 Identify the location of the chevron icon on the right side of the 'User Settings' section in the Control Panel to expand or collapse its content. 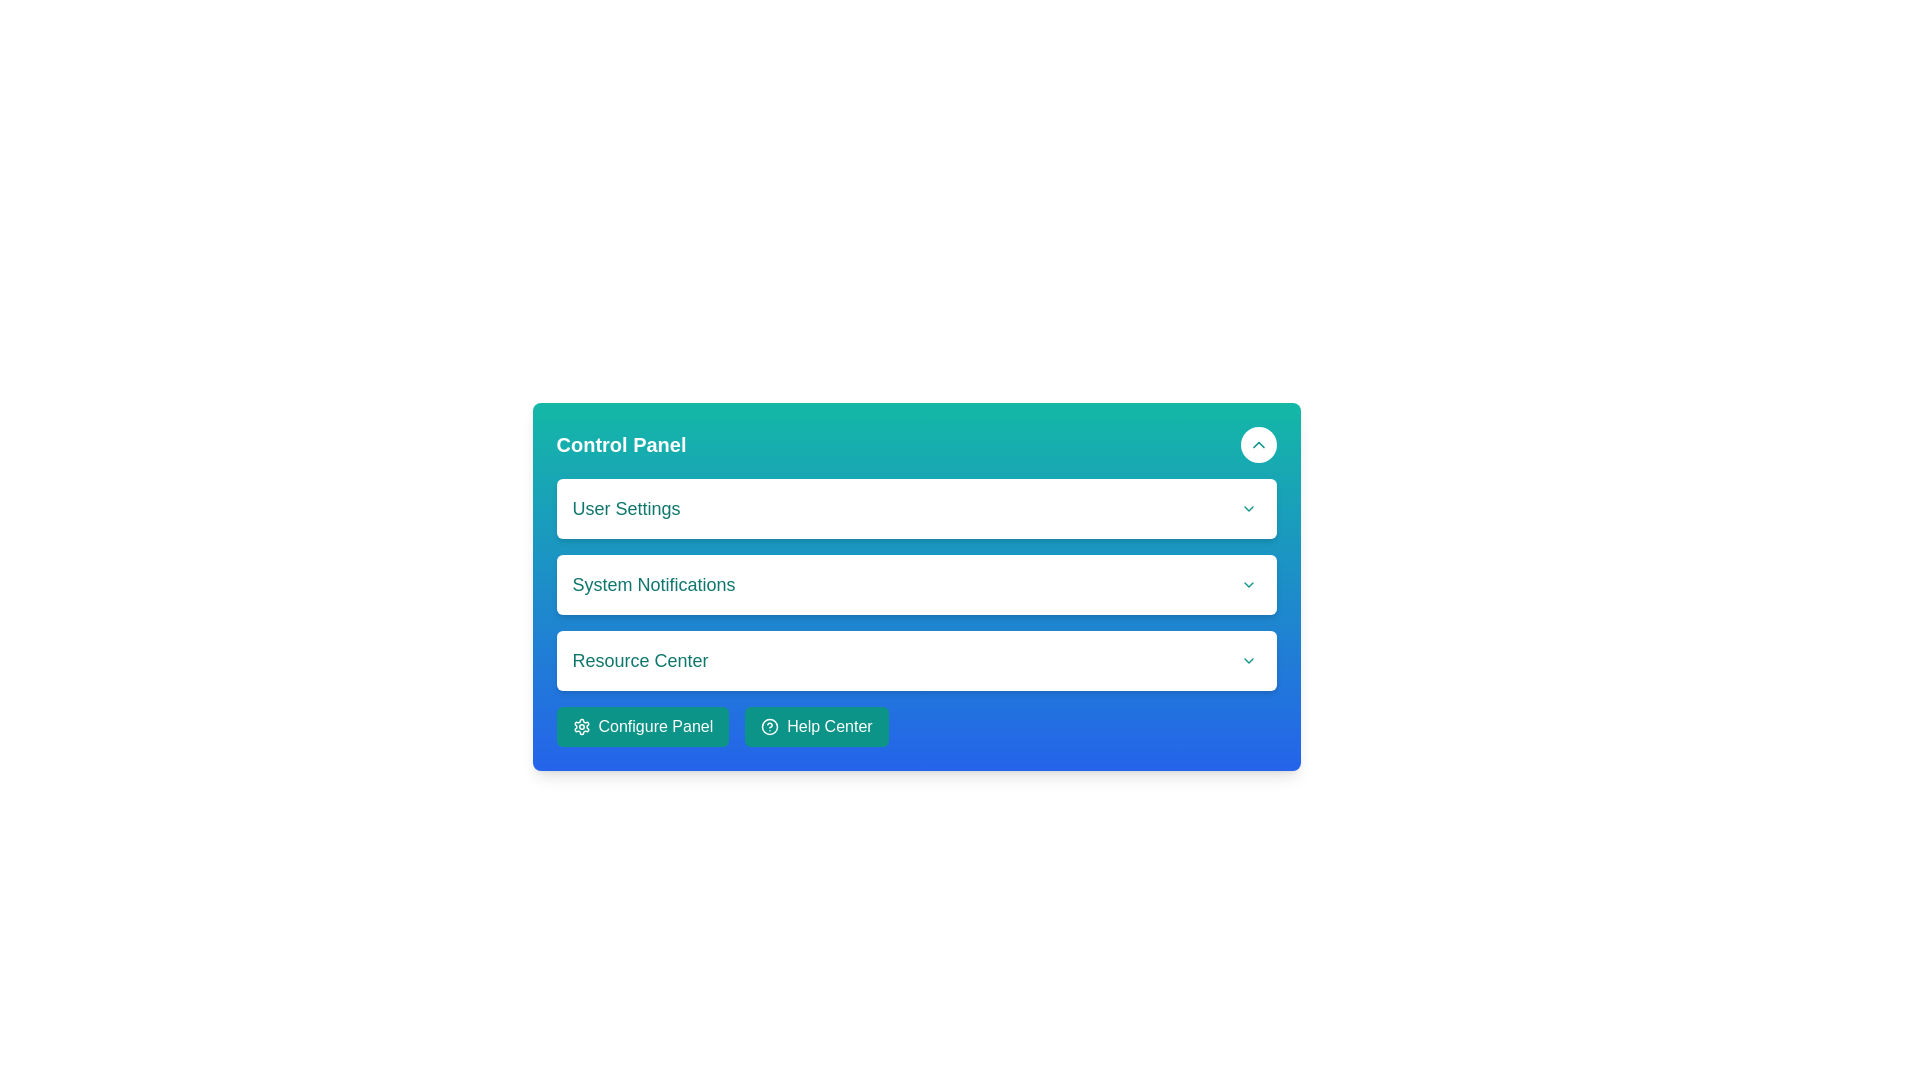
(915, 612).